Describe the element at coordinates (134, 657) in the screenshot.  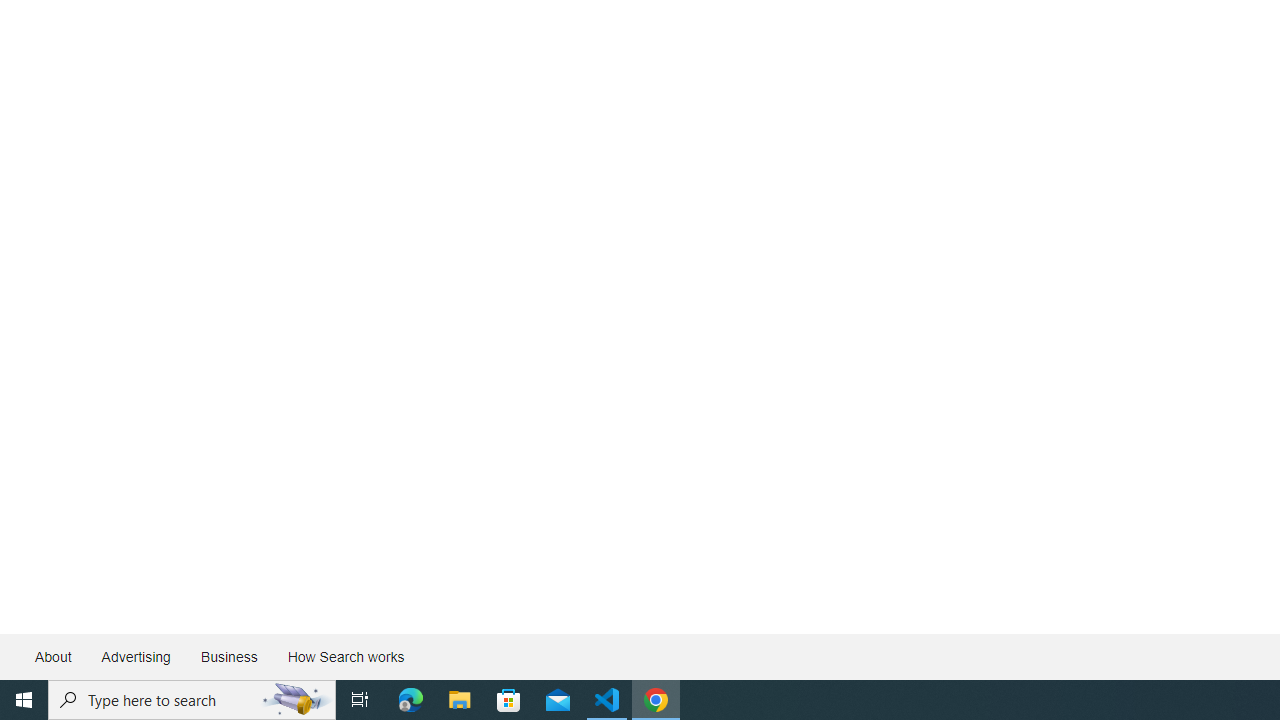
I see `'Advertising'` at that location.